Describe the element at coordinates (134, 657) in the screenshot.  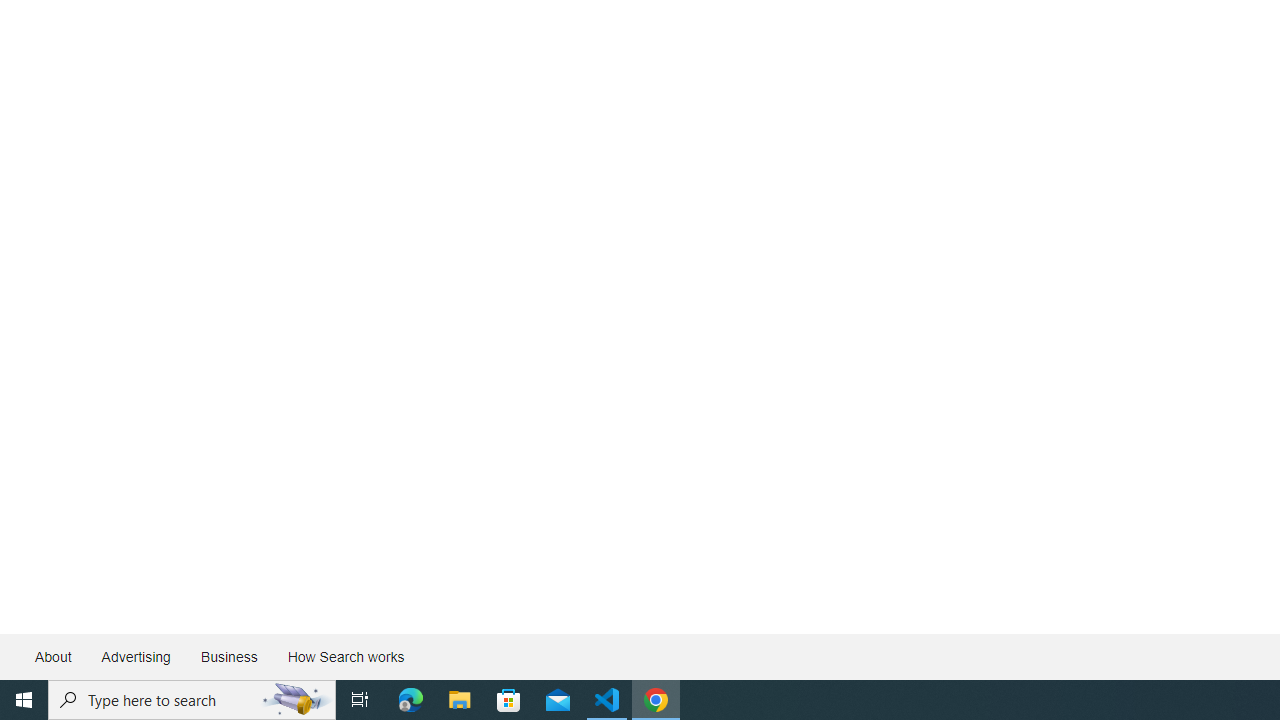
I see `'Advertising'` at that location.